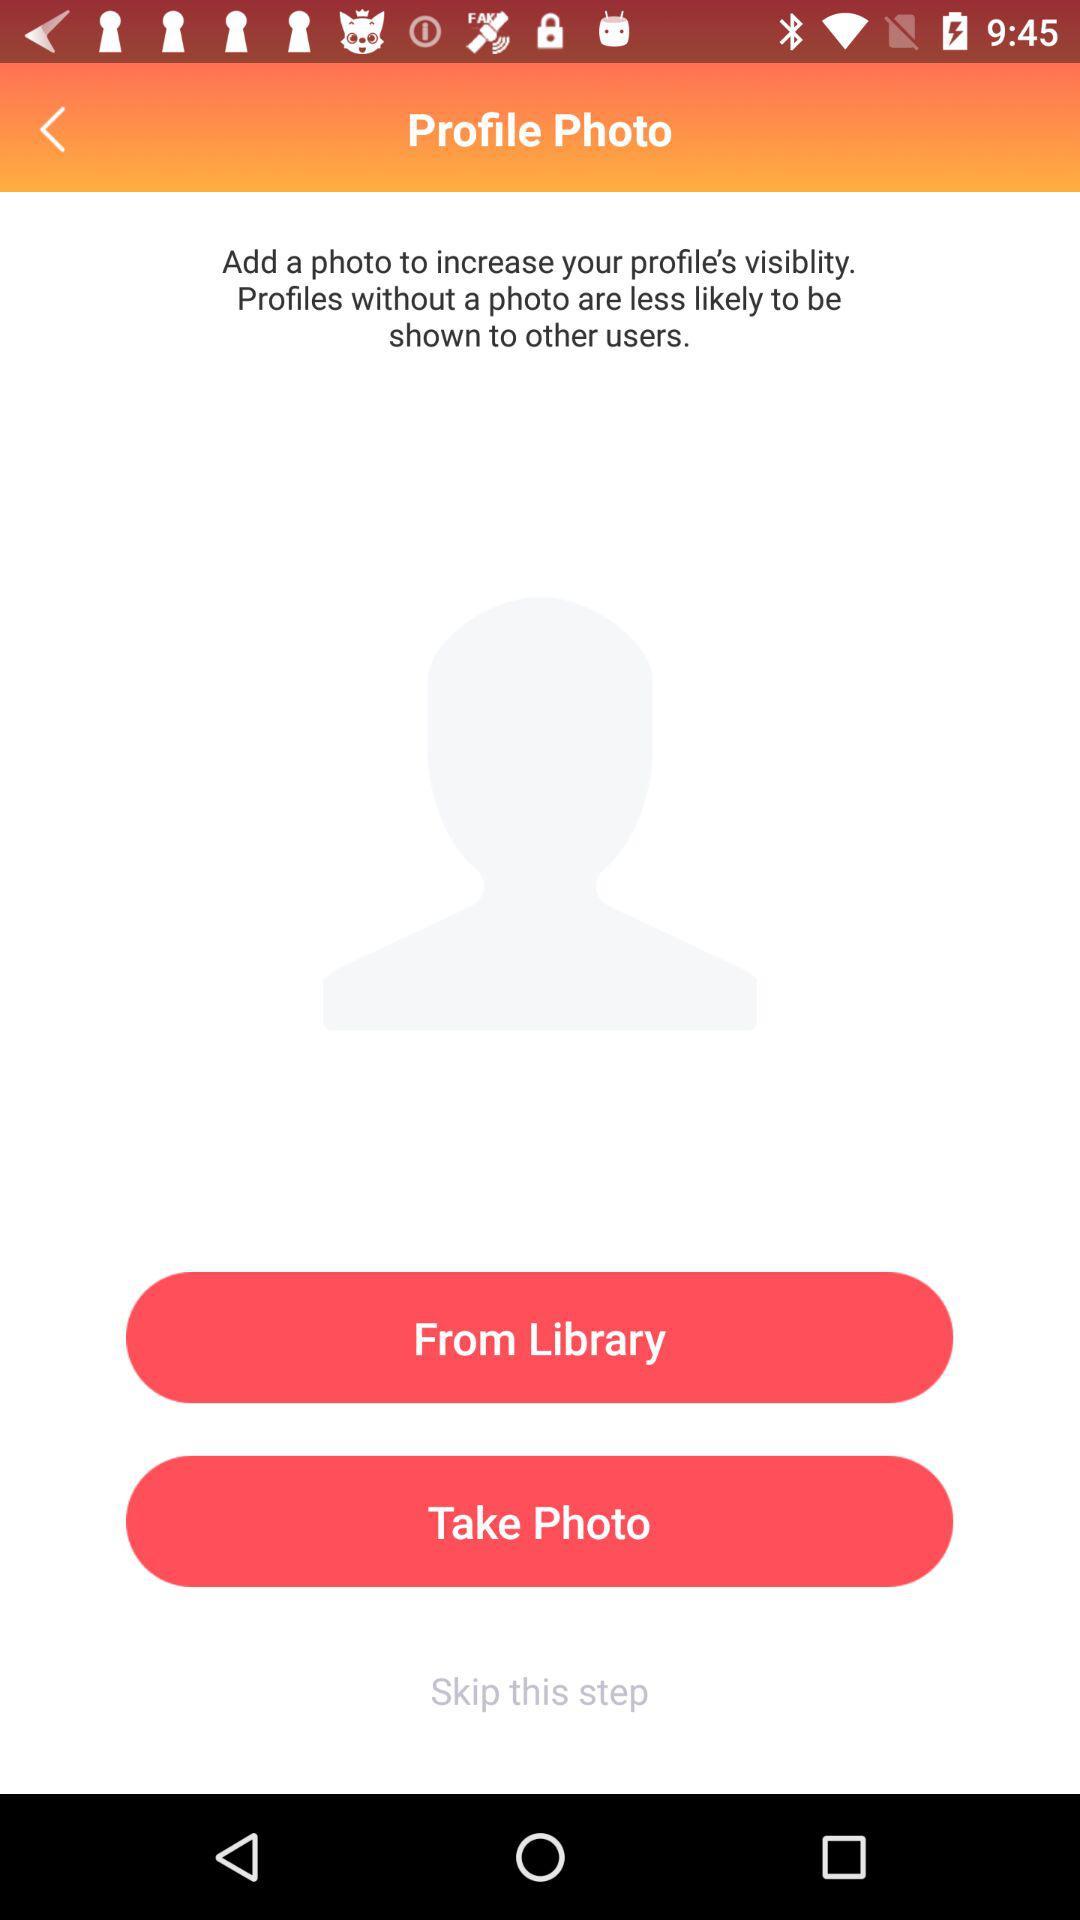 The height and width of the screenshot is (1920, 1080). What do you see at coordinates (538, 1337) in the screenshot?
I see `item above take photo icon` at bounding box center [538, 1337].